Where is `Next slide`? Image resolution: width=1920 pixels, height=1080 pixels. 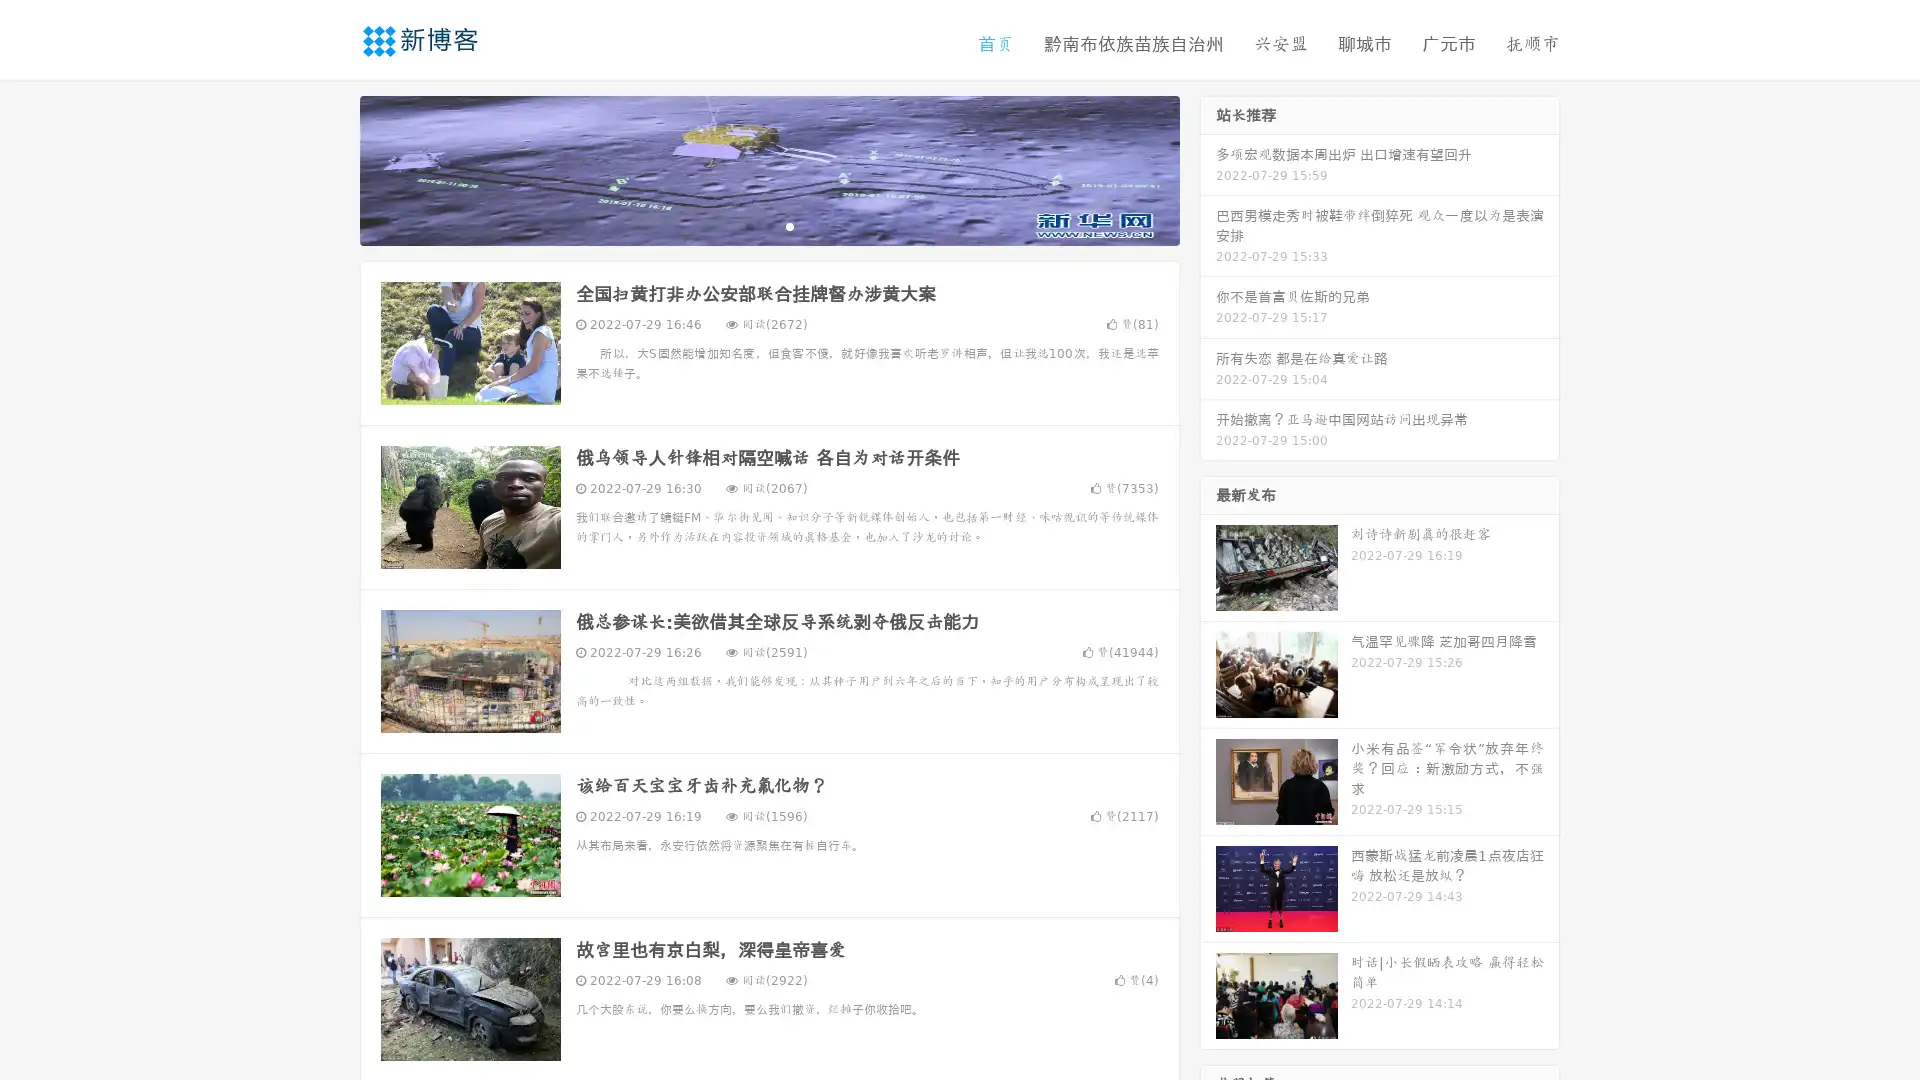
Next slide is located at coordinates (1208, 168).